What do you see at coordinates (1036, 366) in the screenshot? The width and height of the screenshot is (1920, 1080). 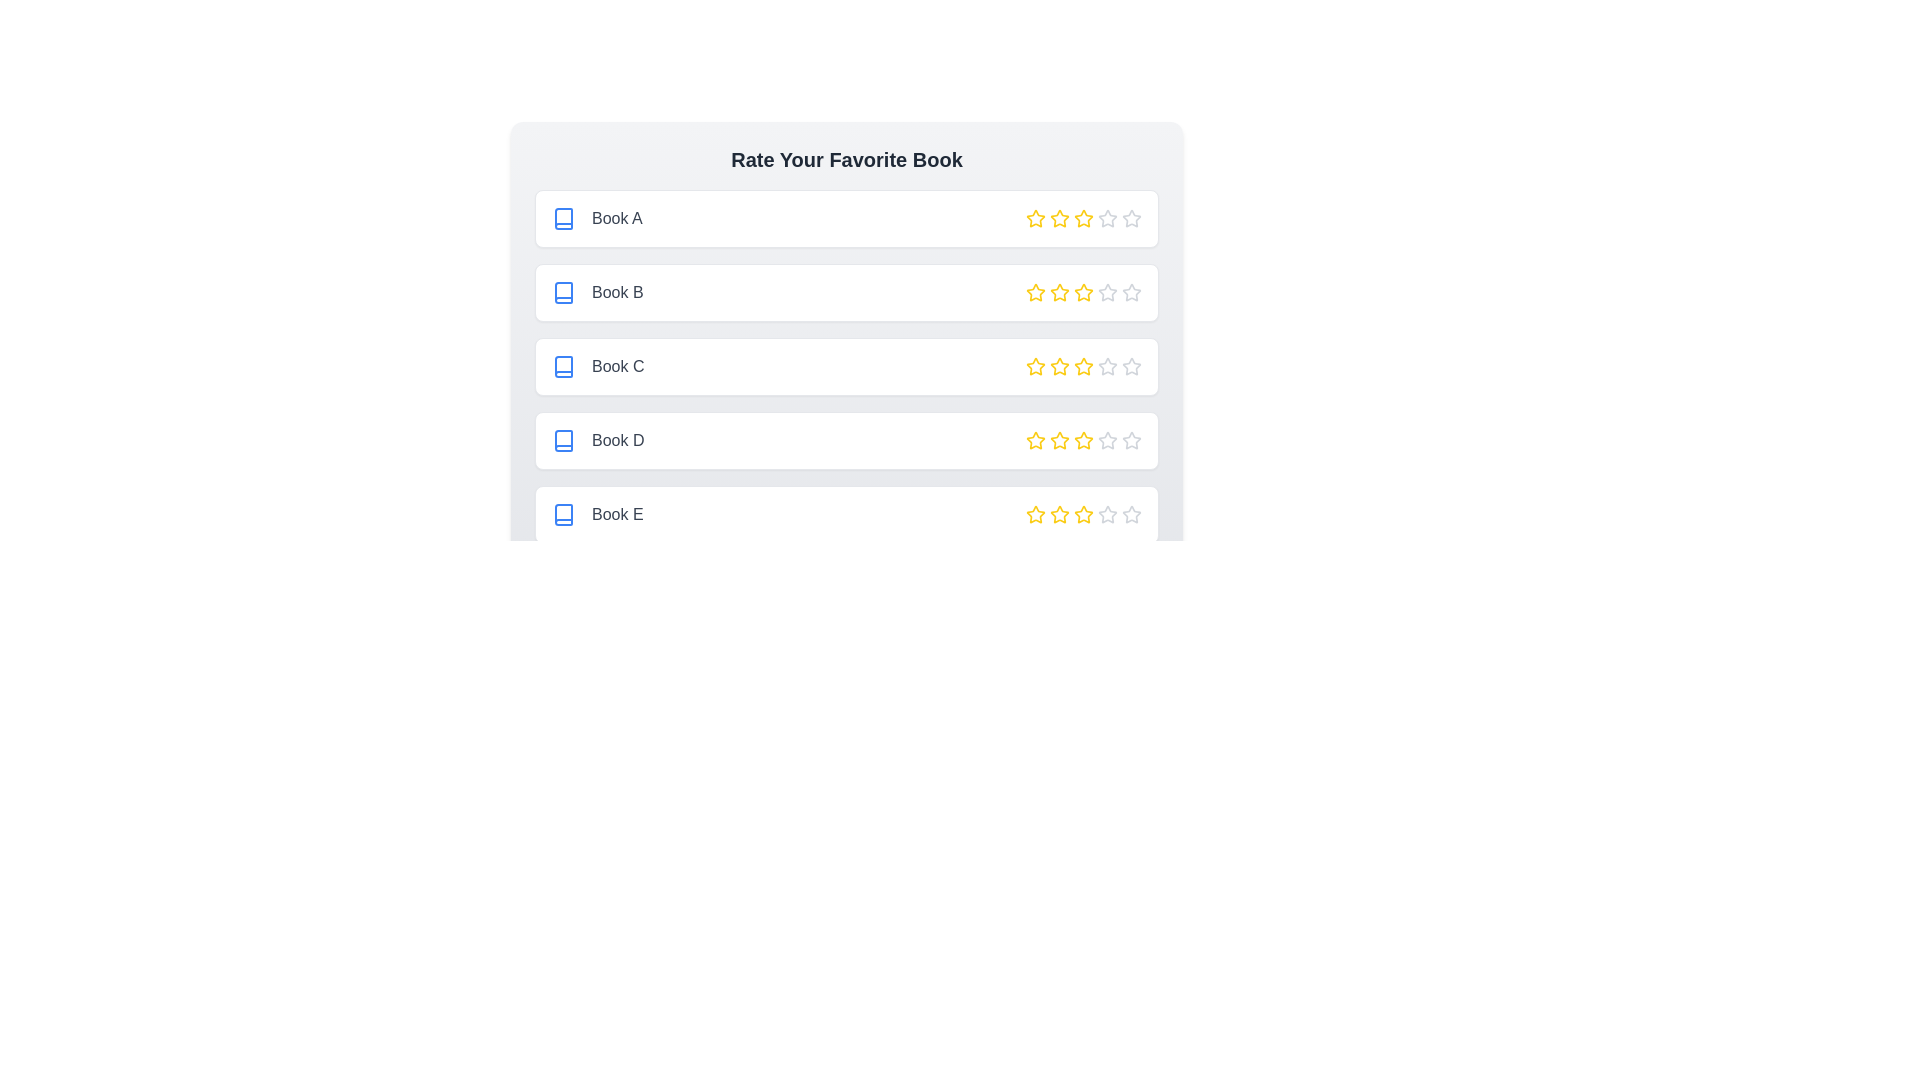 I see `the star corresponding to 1 stars for the book titled Book C` at bounding box center [1036, 366].